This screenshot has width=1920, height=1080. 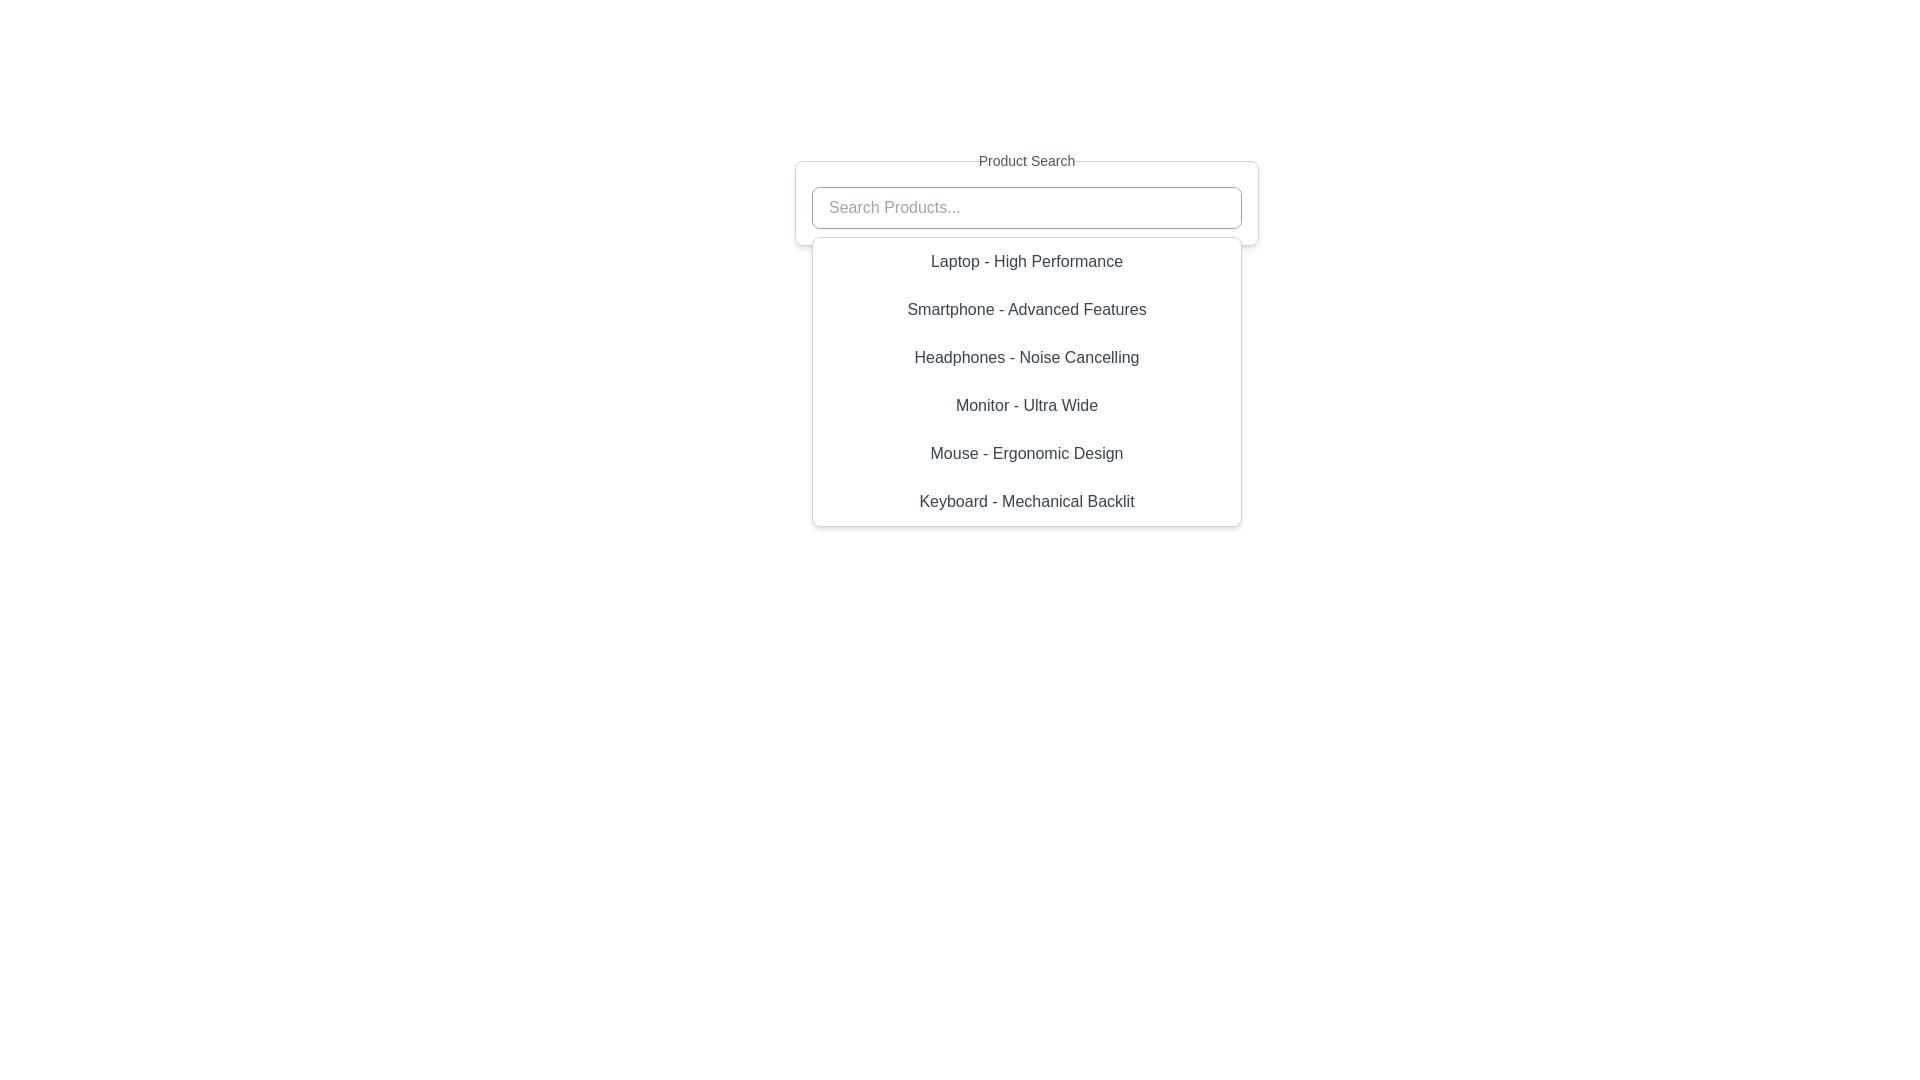 I want to click on the text input field for product search, which is centrally located below the 'Product Search' label, so click(x=1027, y=197).